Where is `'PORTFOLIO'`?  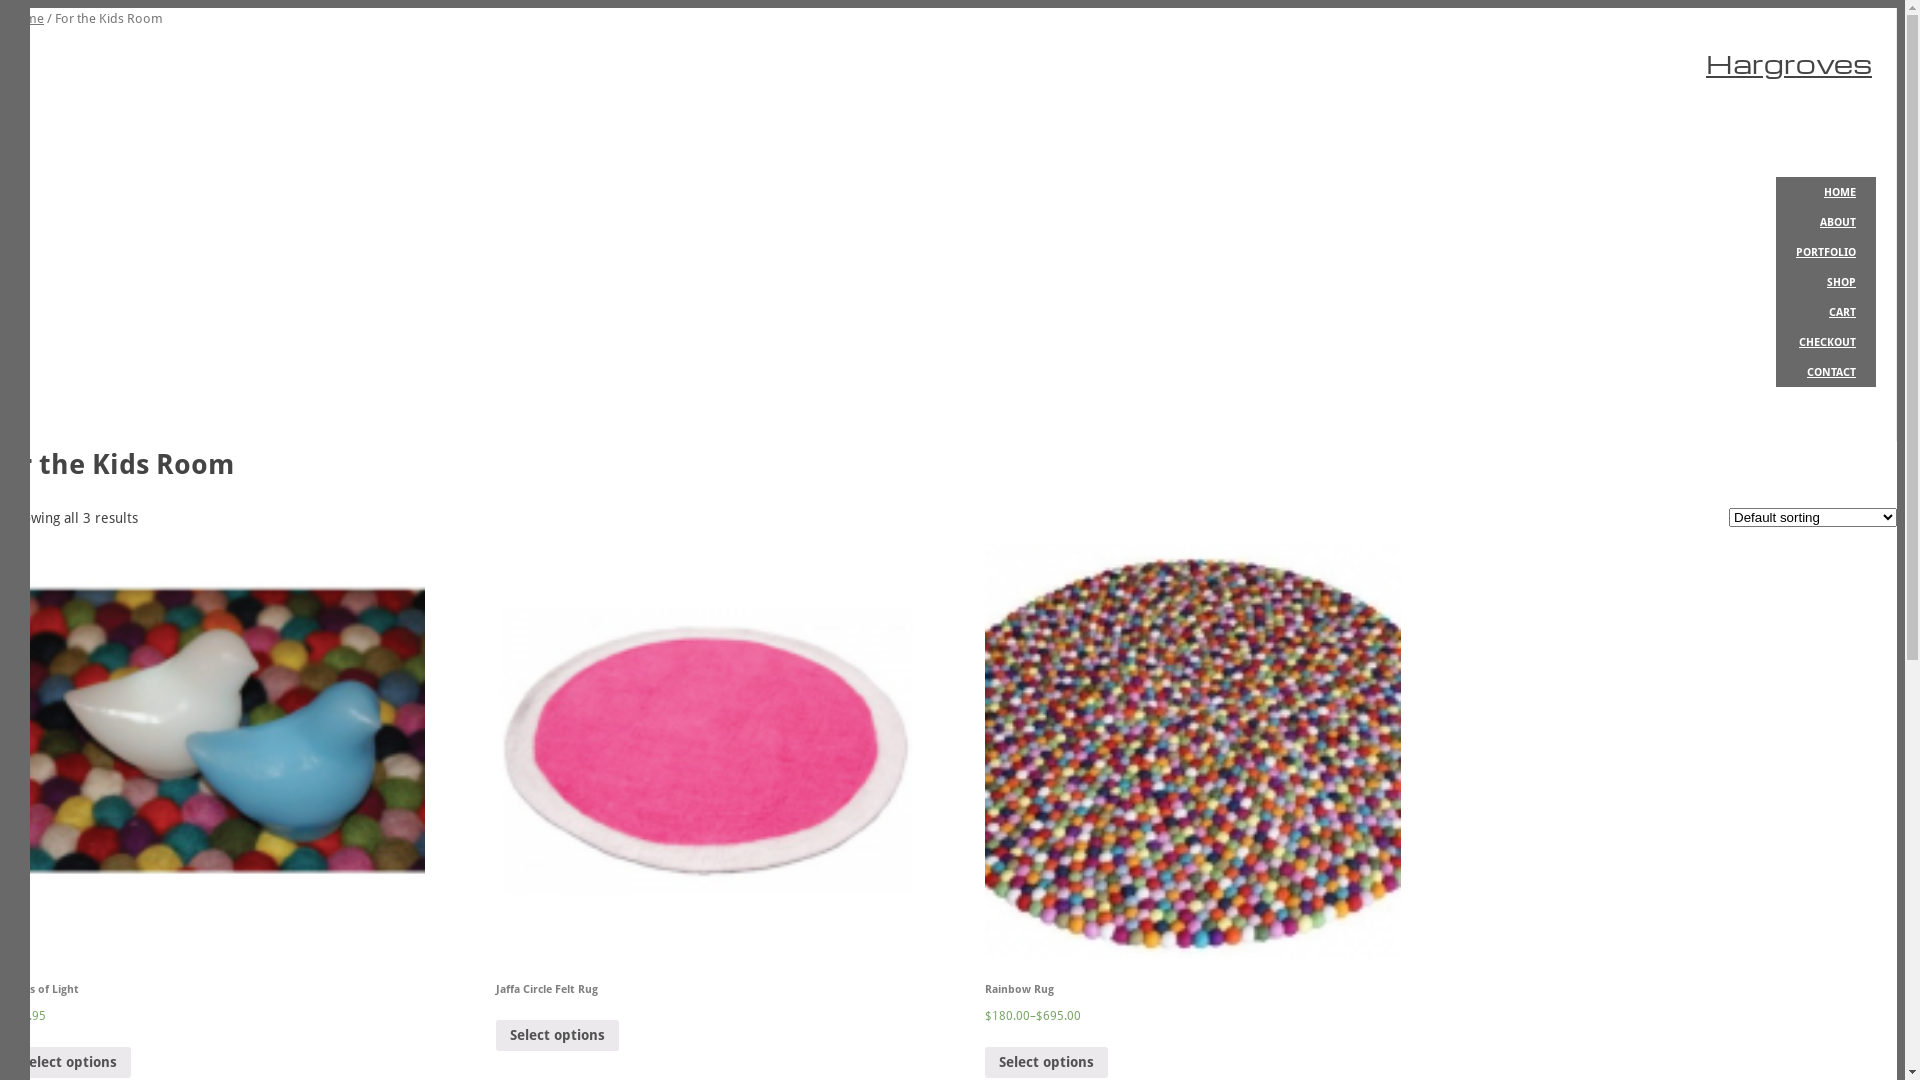
'PORTFOLIO' is located at coordinates (1825, 250).